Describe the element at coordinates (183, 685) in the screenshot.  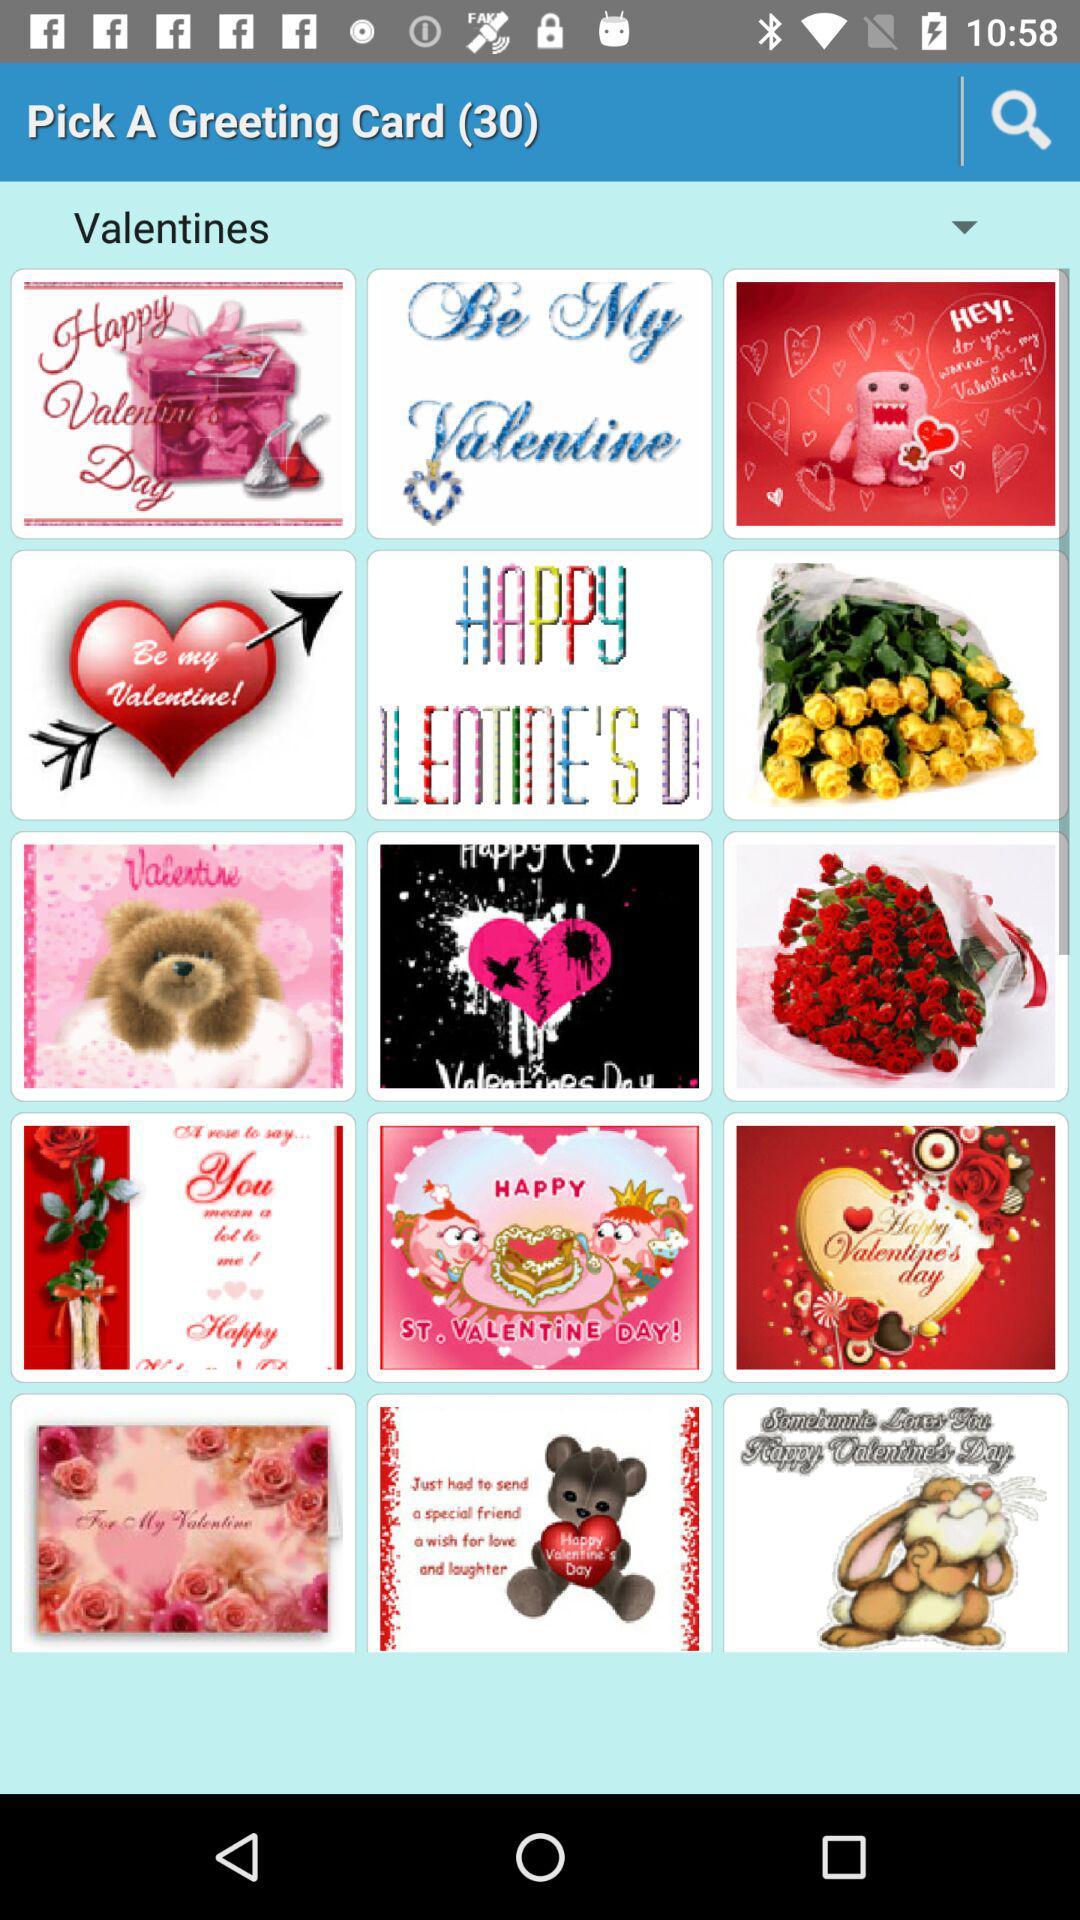
I see `pick card` at that location.